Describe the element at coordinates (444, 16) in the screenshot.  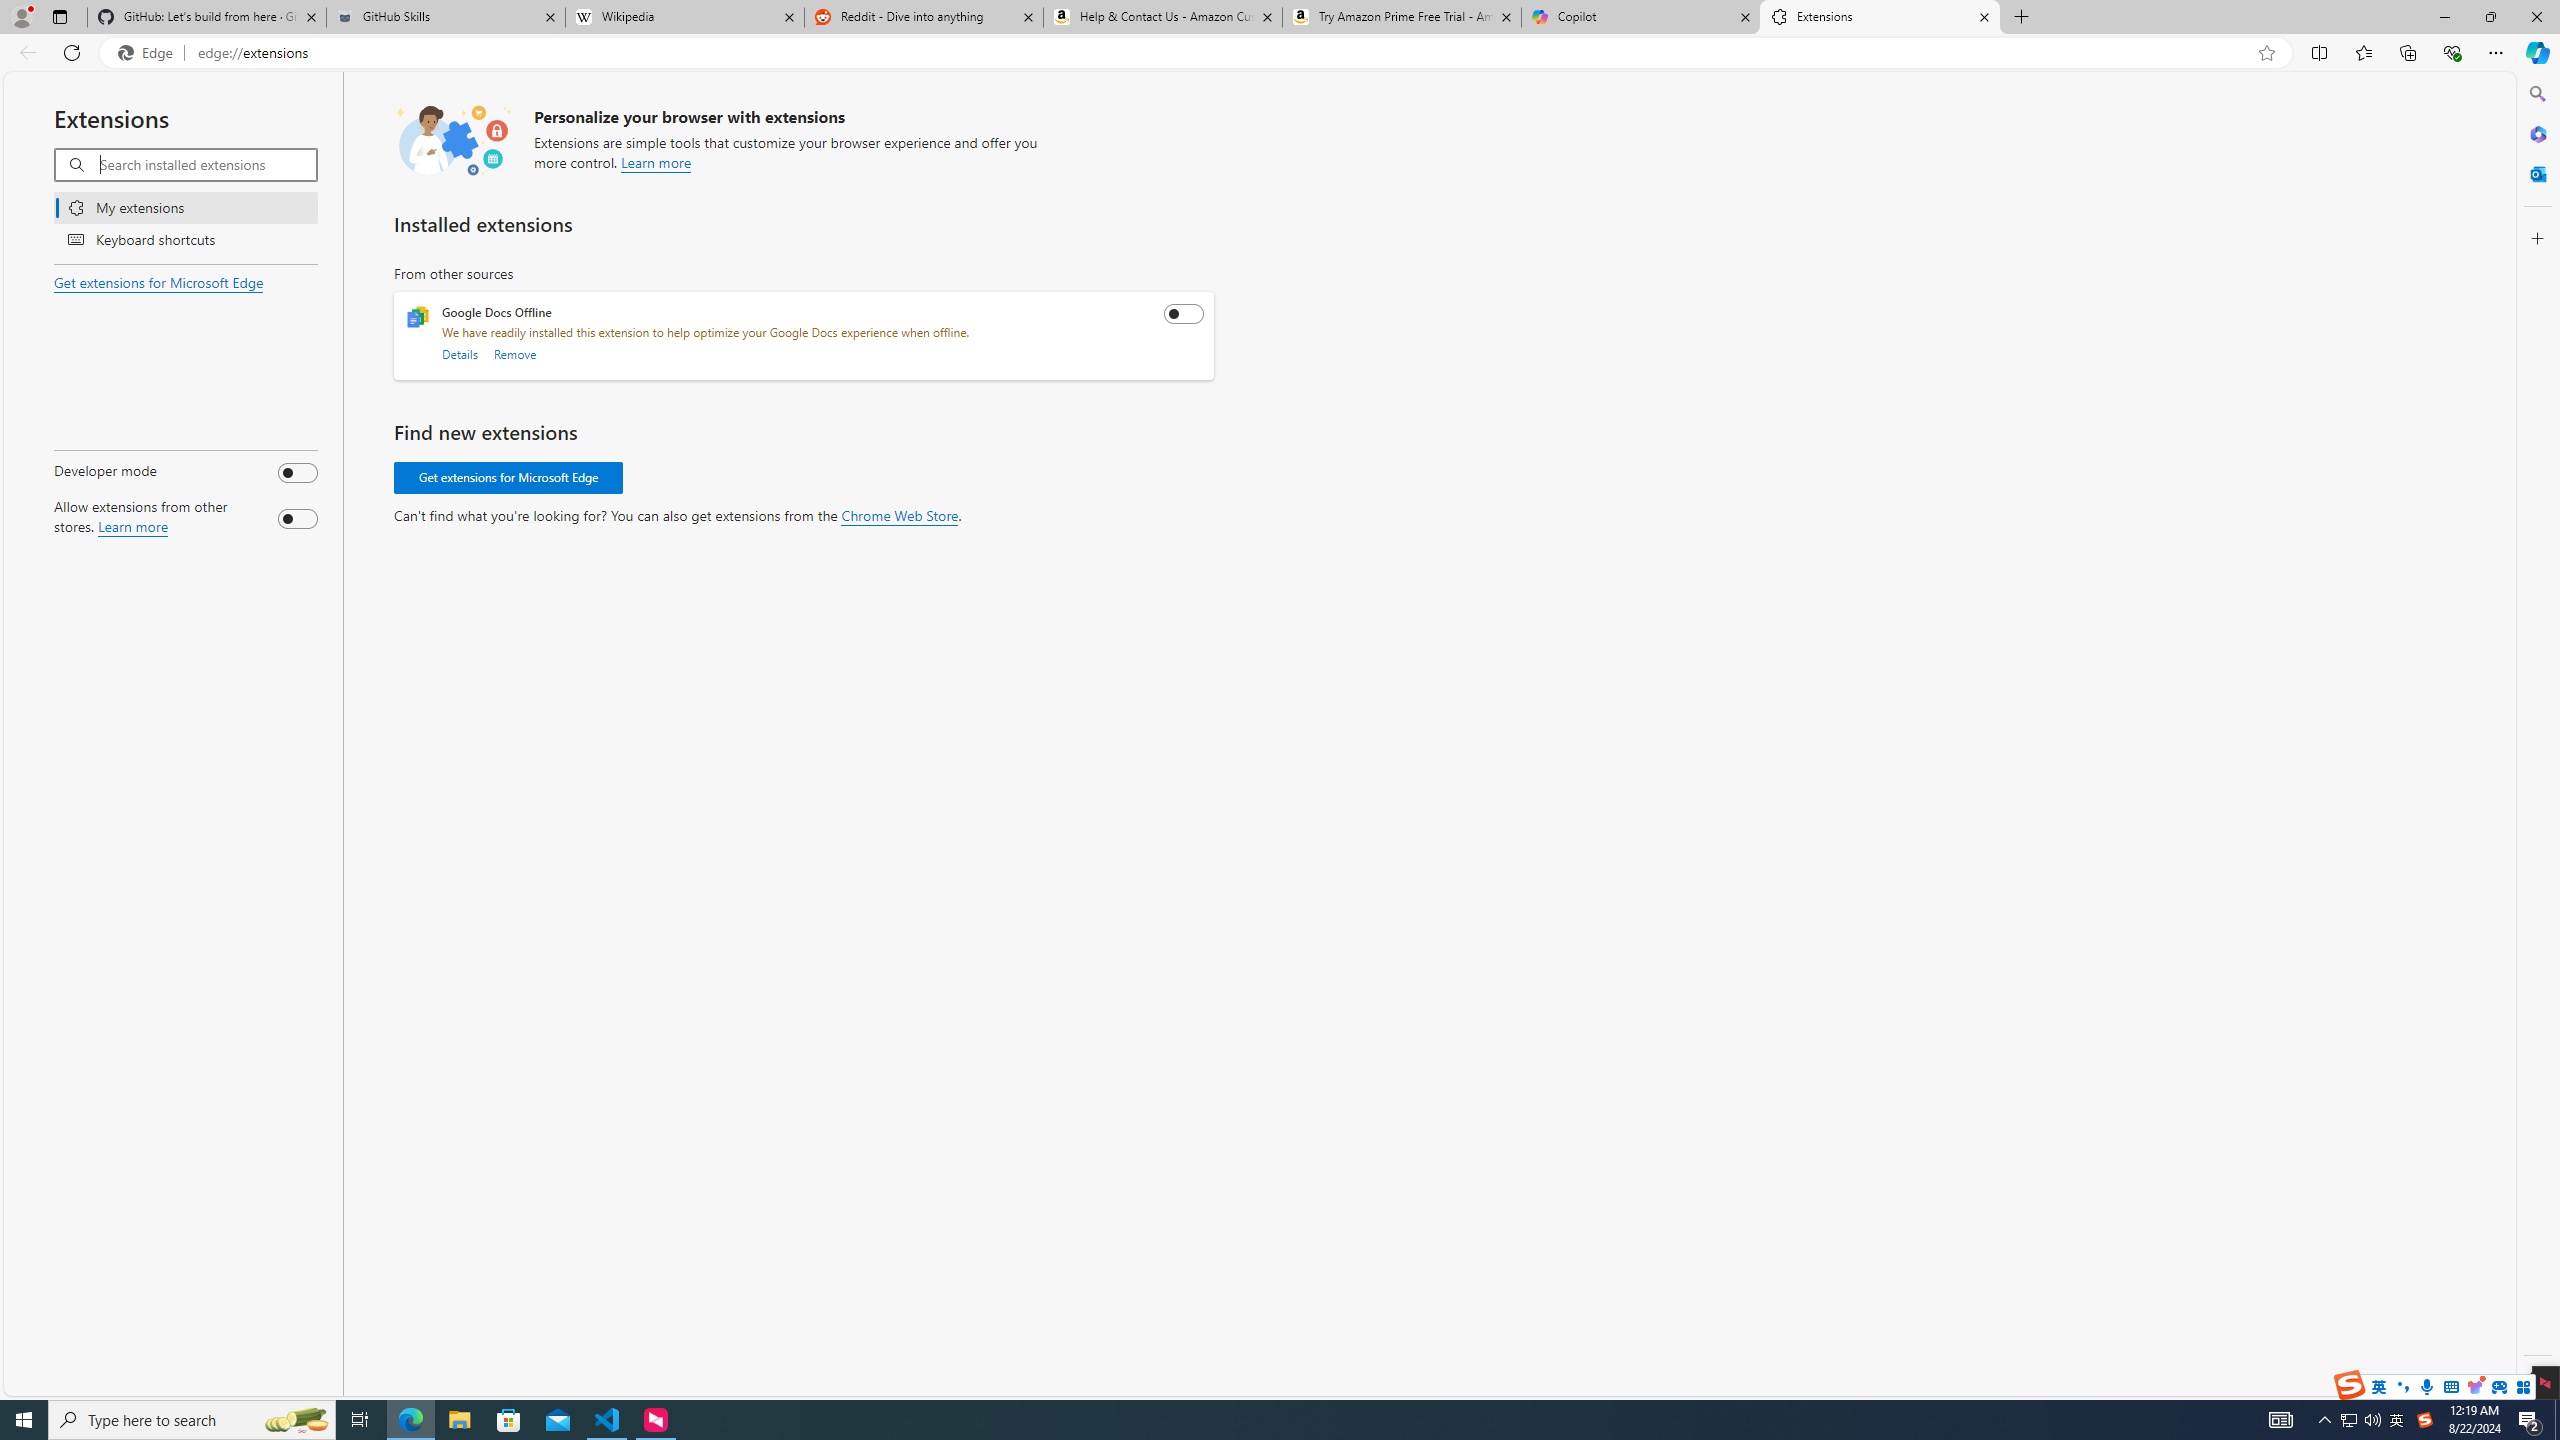
I see `'GitHub Skills'` at that location.